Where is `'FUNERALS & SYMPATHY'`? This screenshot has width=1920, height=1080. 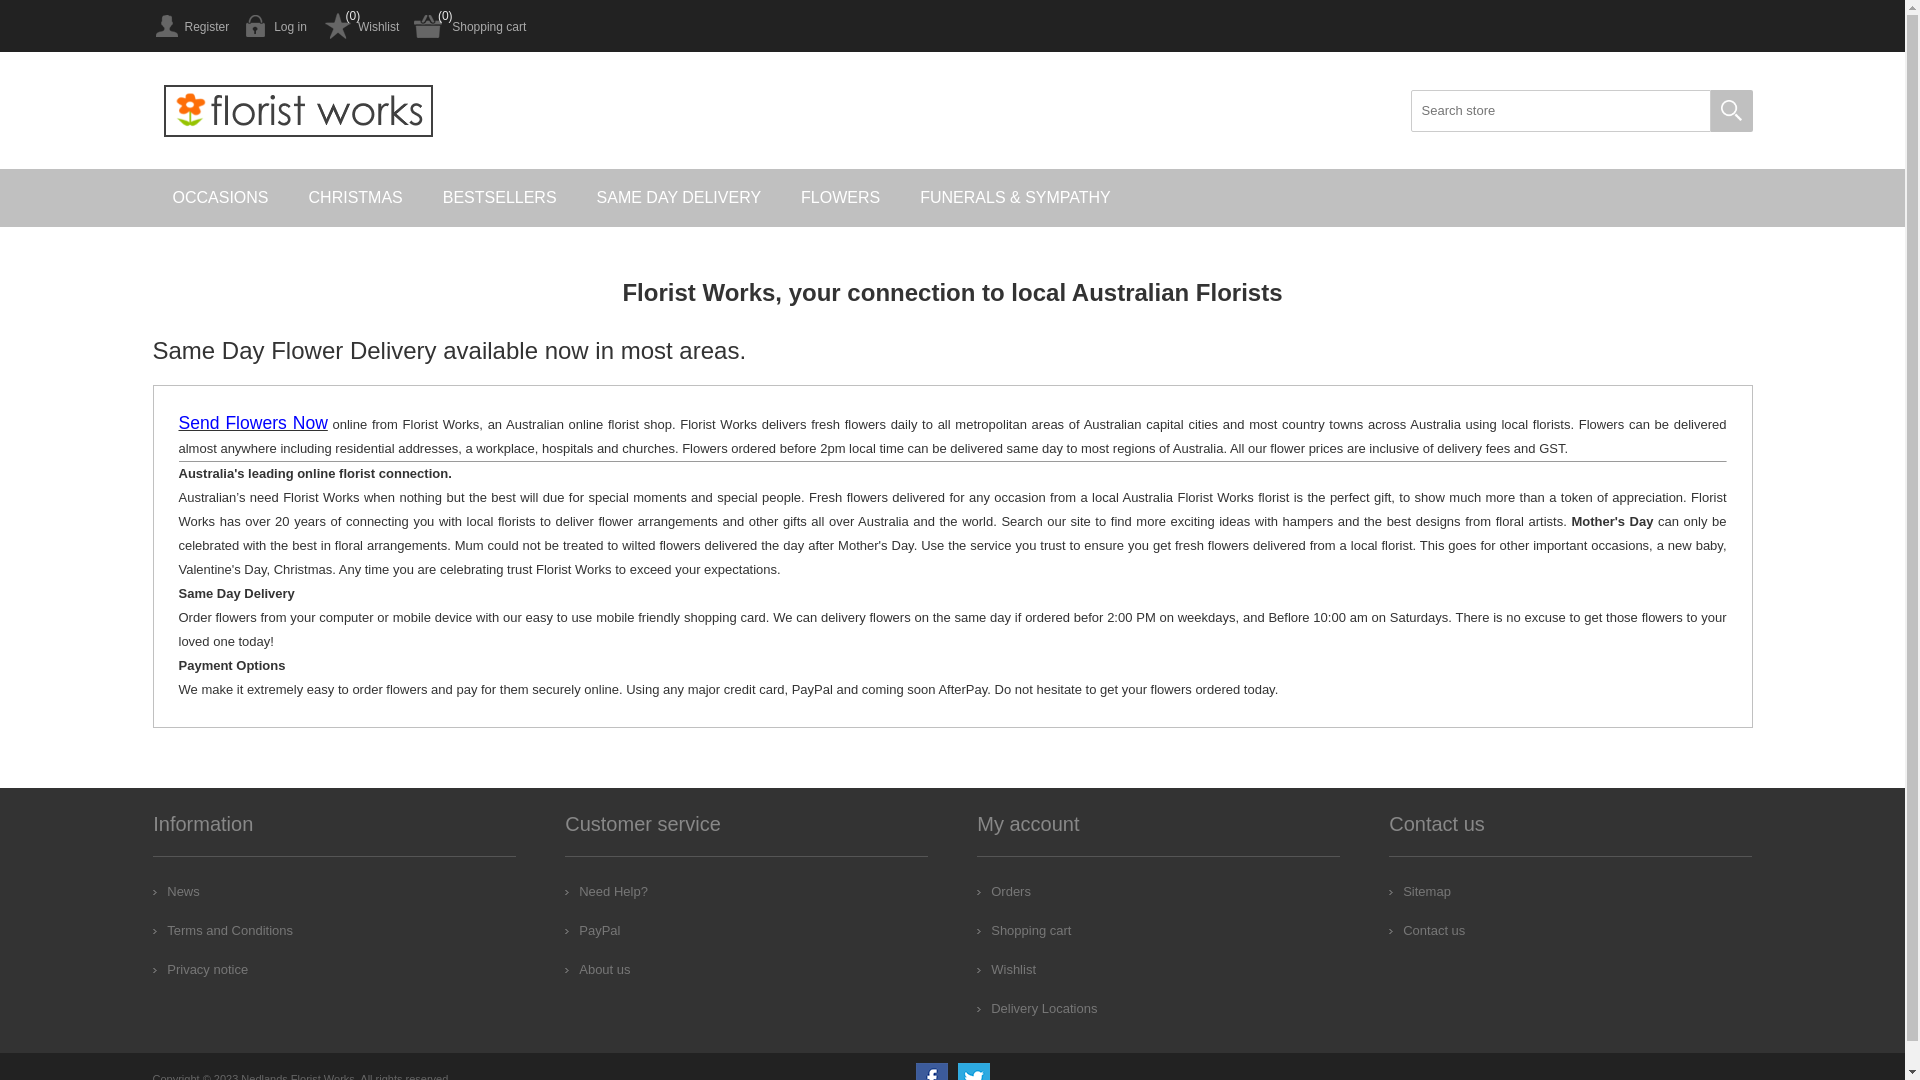
'FUNERALS & SYMPATHY' is located at coordinates (1015, 197).